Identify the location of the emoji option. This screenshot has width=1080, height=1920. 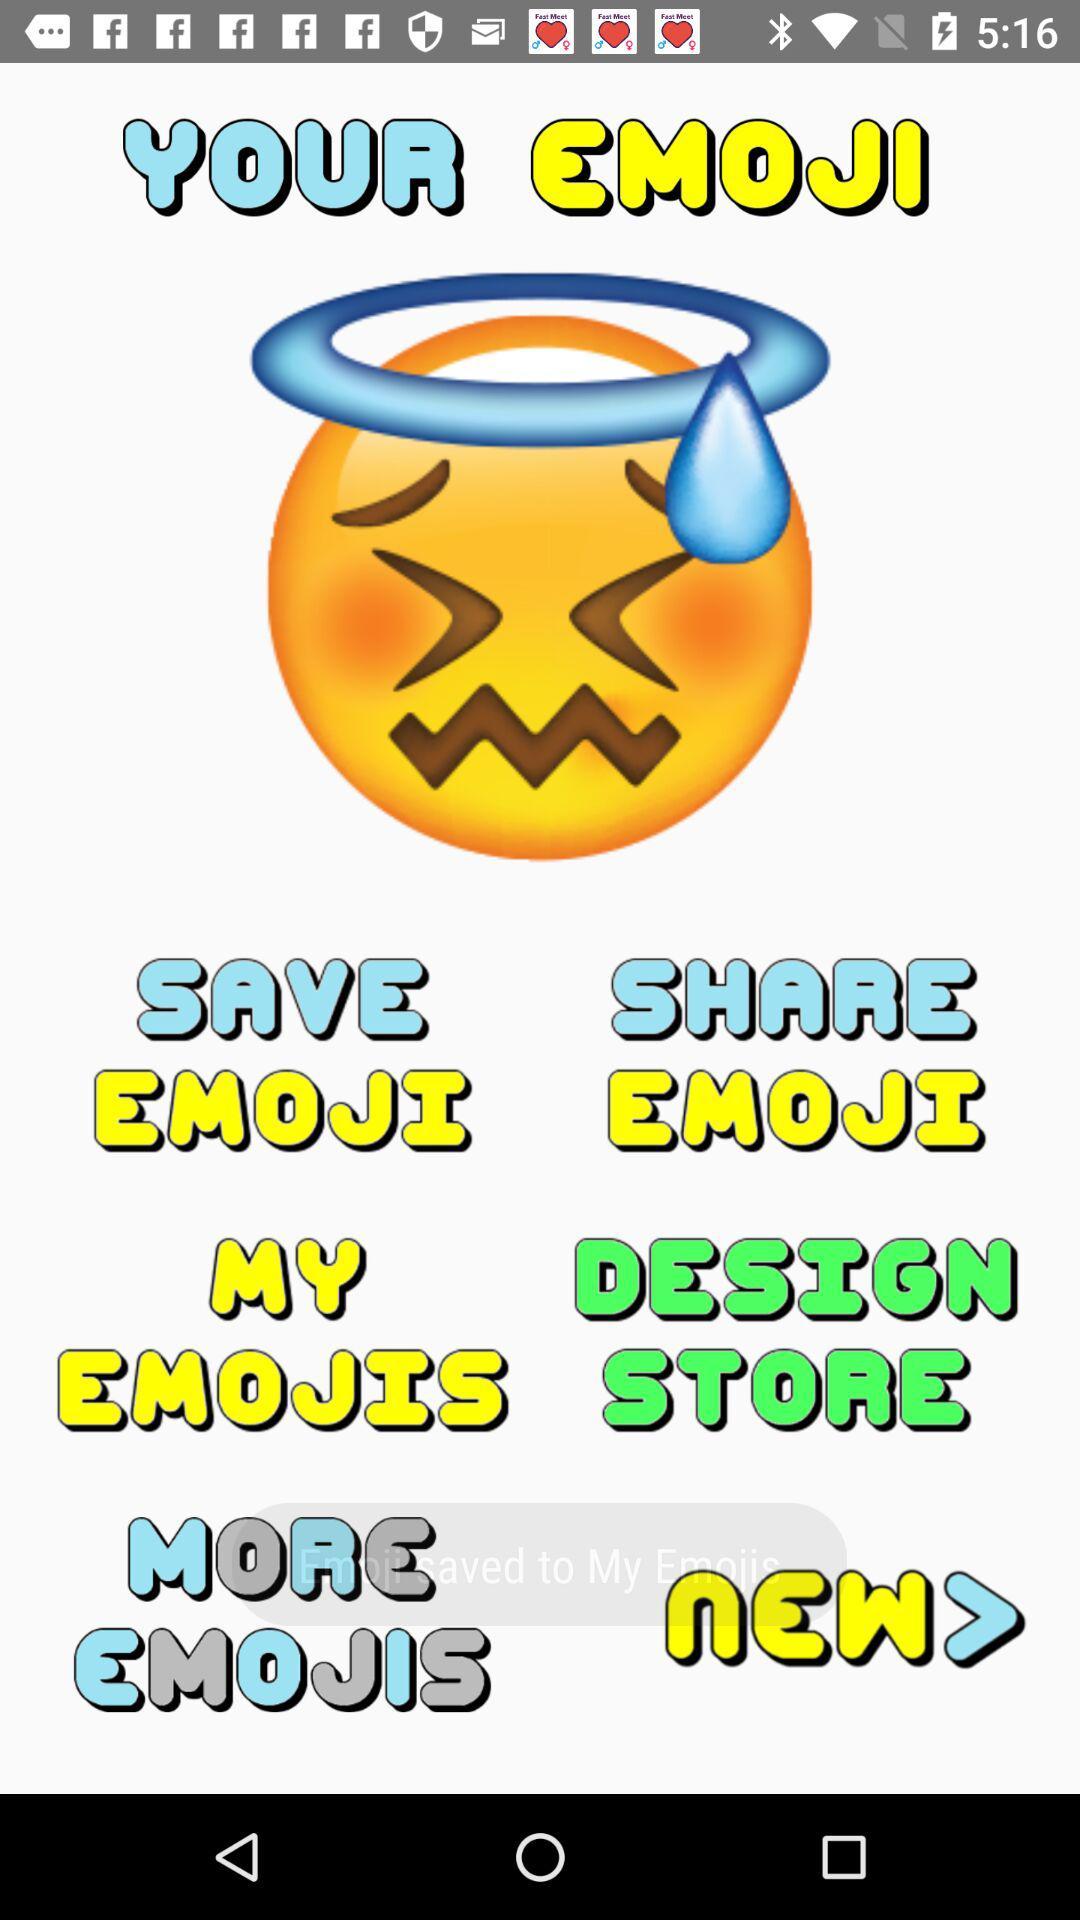
(283, 1054).